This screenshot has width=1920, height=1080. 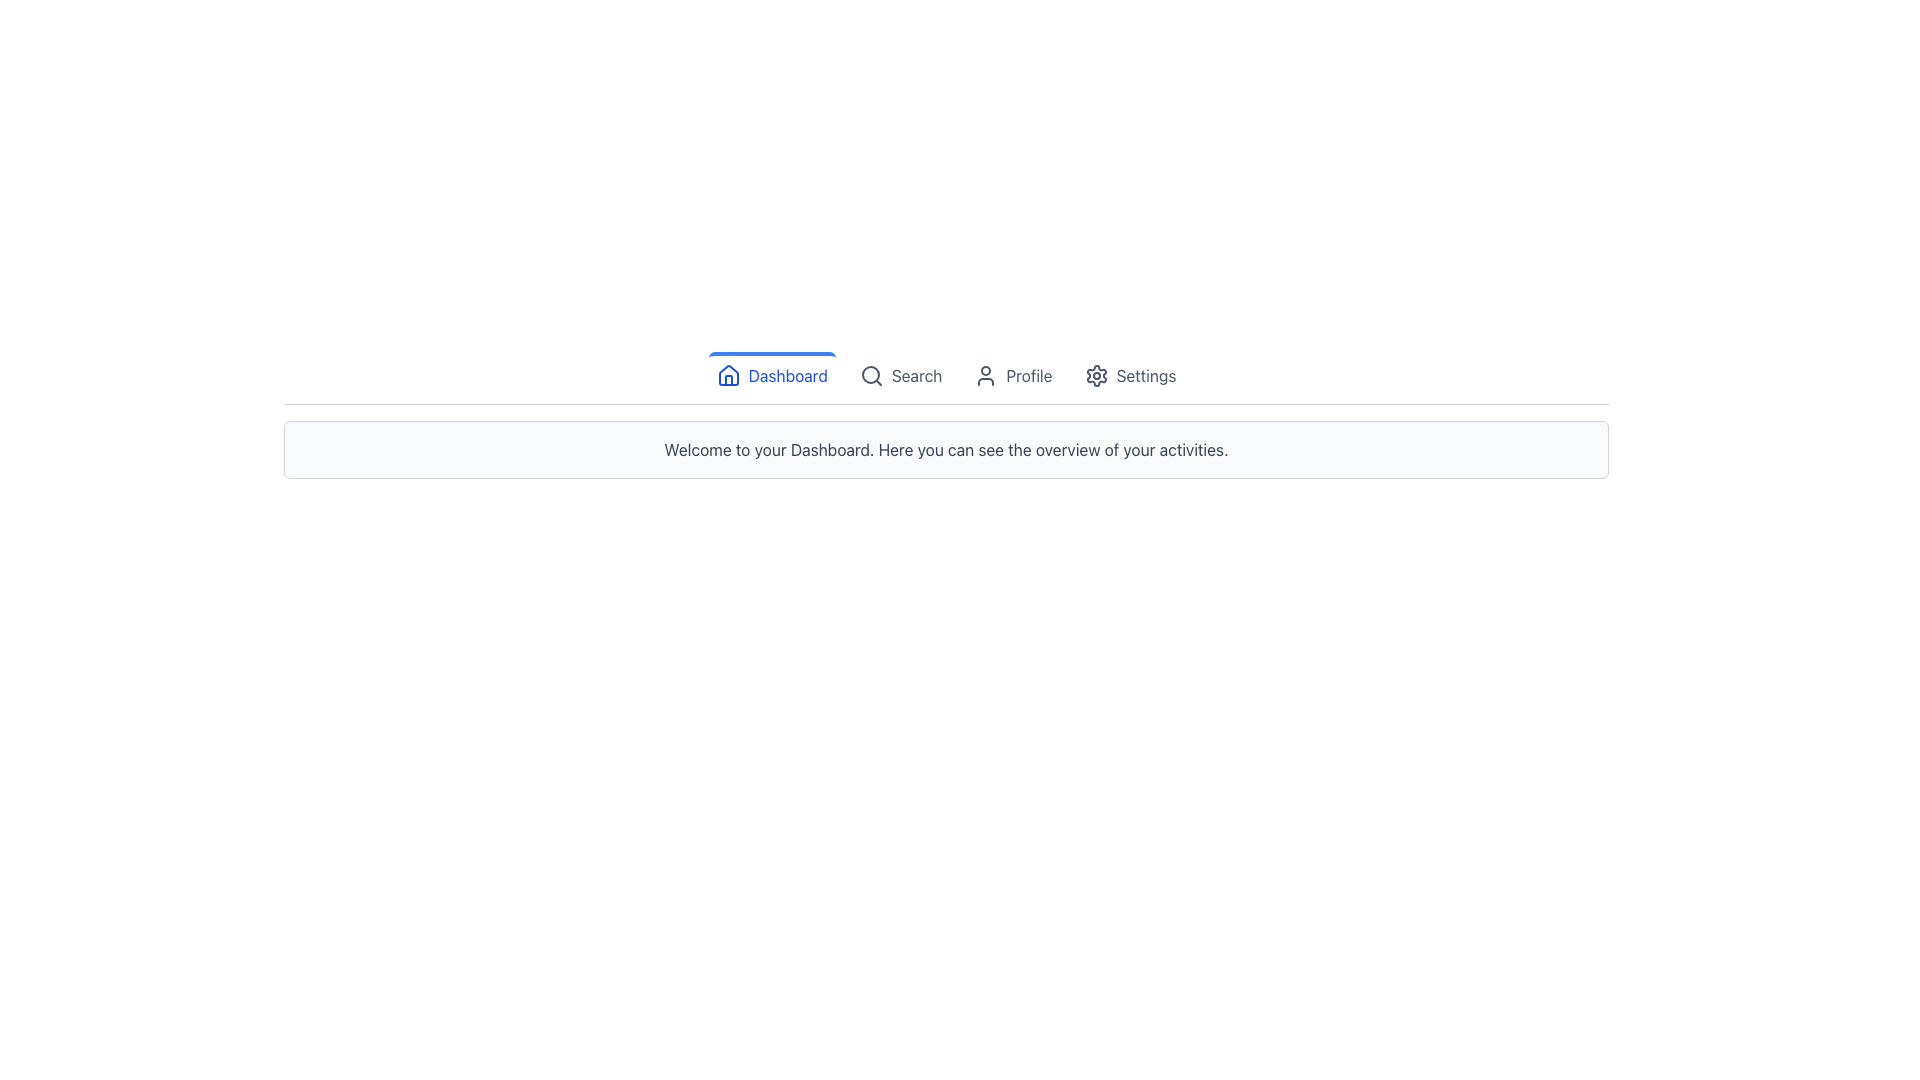 What do you see at coordinates (727, 380) in the screenshot?
I see `door graphic element of the house icon located in the top navigation bar near the 'Dashboard' label using developer tools` at bounding box center [727, 380].